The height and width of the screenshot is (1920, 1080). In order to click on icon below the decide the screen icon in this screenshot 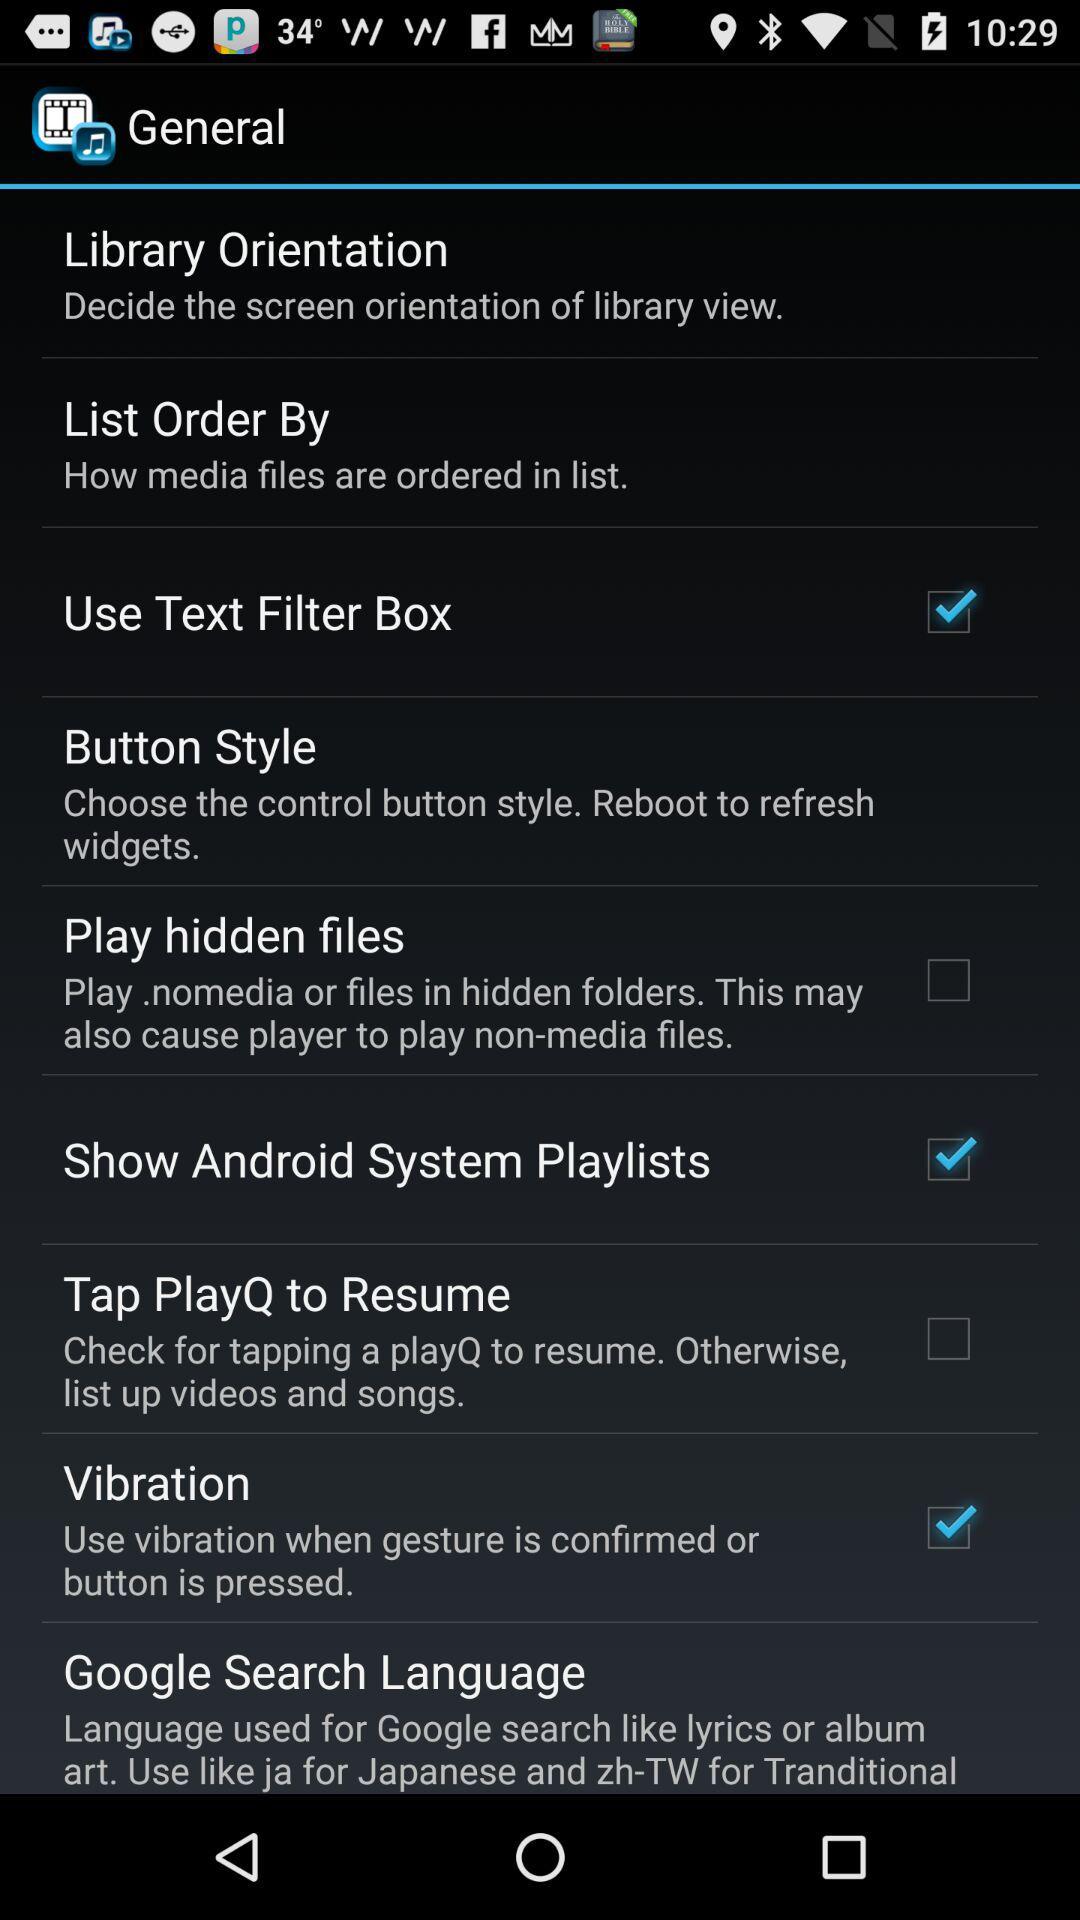, I will do `click(196, 416)`.